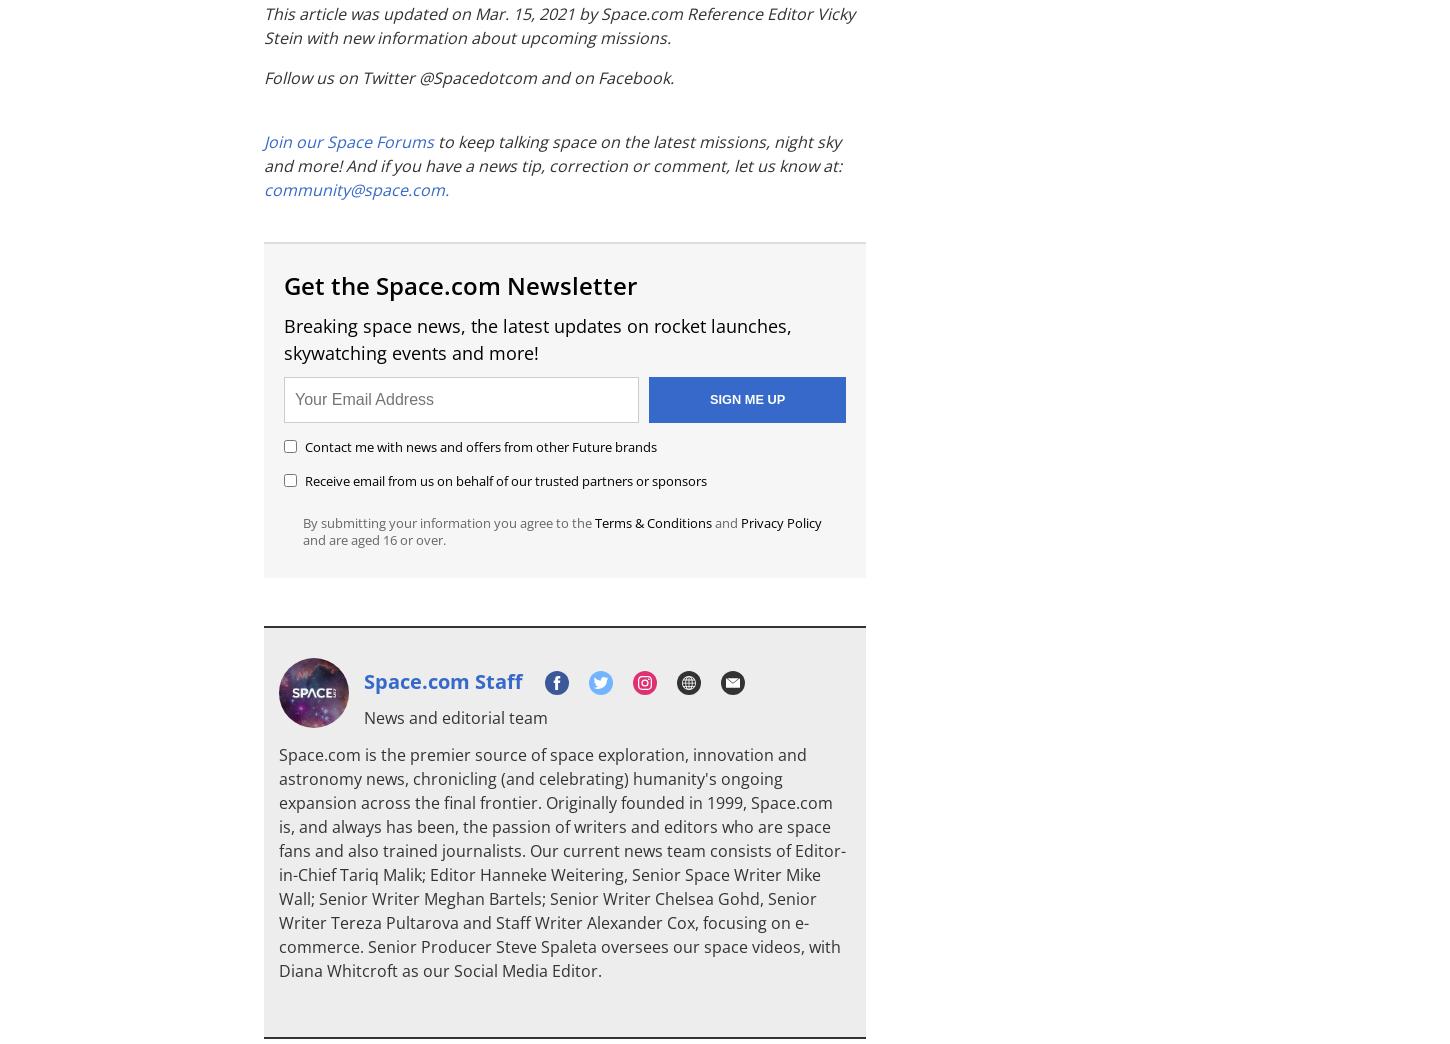 Image resolution: width=1450 pixels, height=1044 pixels. I want to click on 'News and editorial team', so click(455, 716).